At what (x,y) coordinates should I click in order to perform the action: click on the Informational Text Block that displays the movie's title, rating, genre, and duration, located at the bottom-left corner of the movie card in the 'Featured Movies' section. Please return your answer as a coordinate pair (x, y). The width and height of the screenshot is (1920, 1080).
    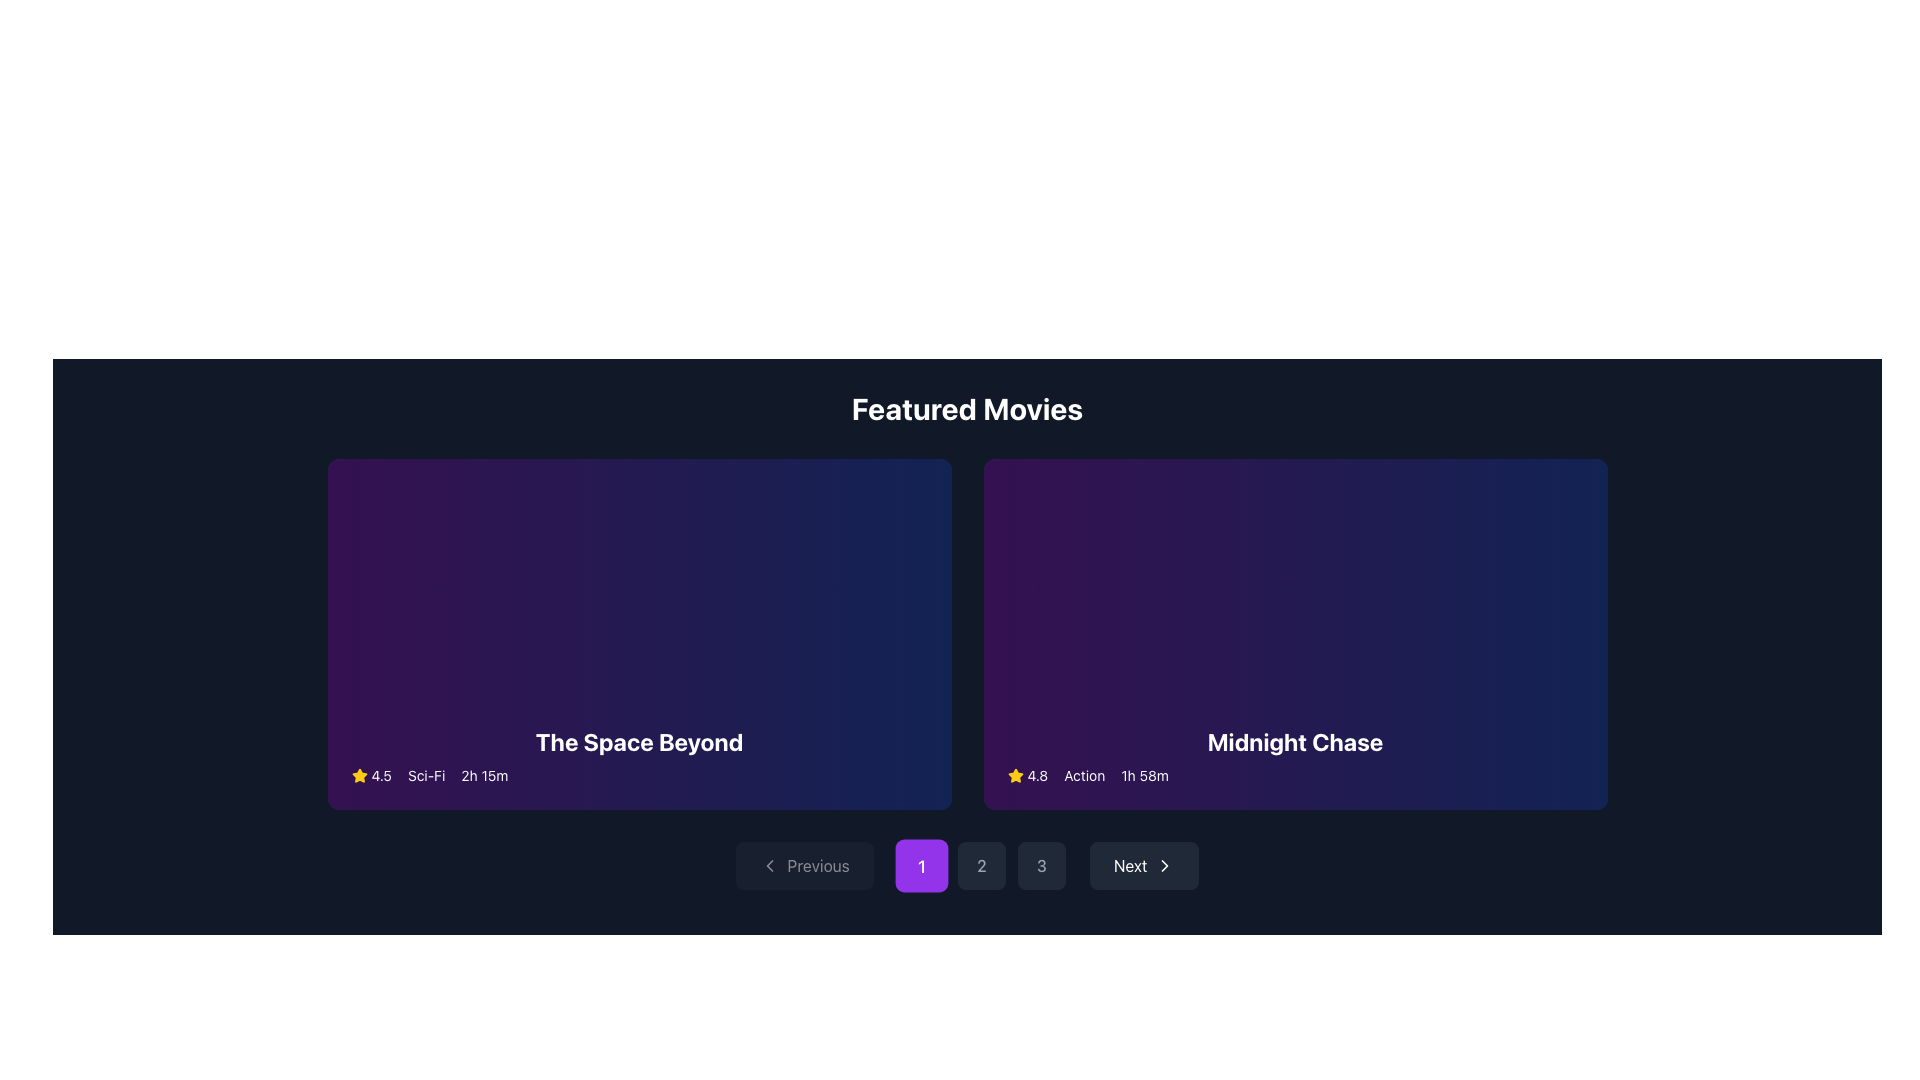
    Looking at the image, I should click on (638, 756).